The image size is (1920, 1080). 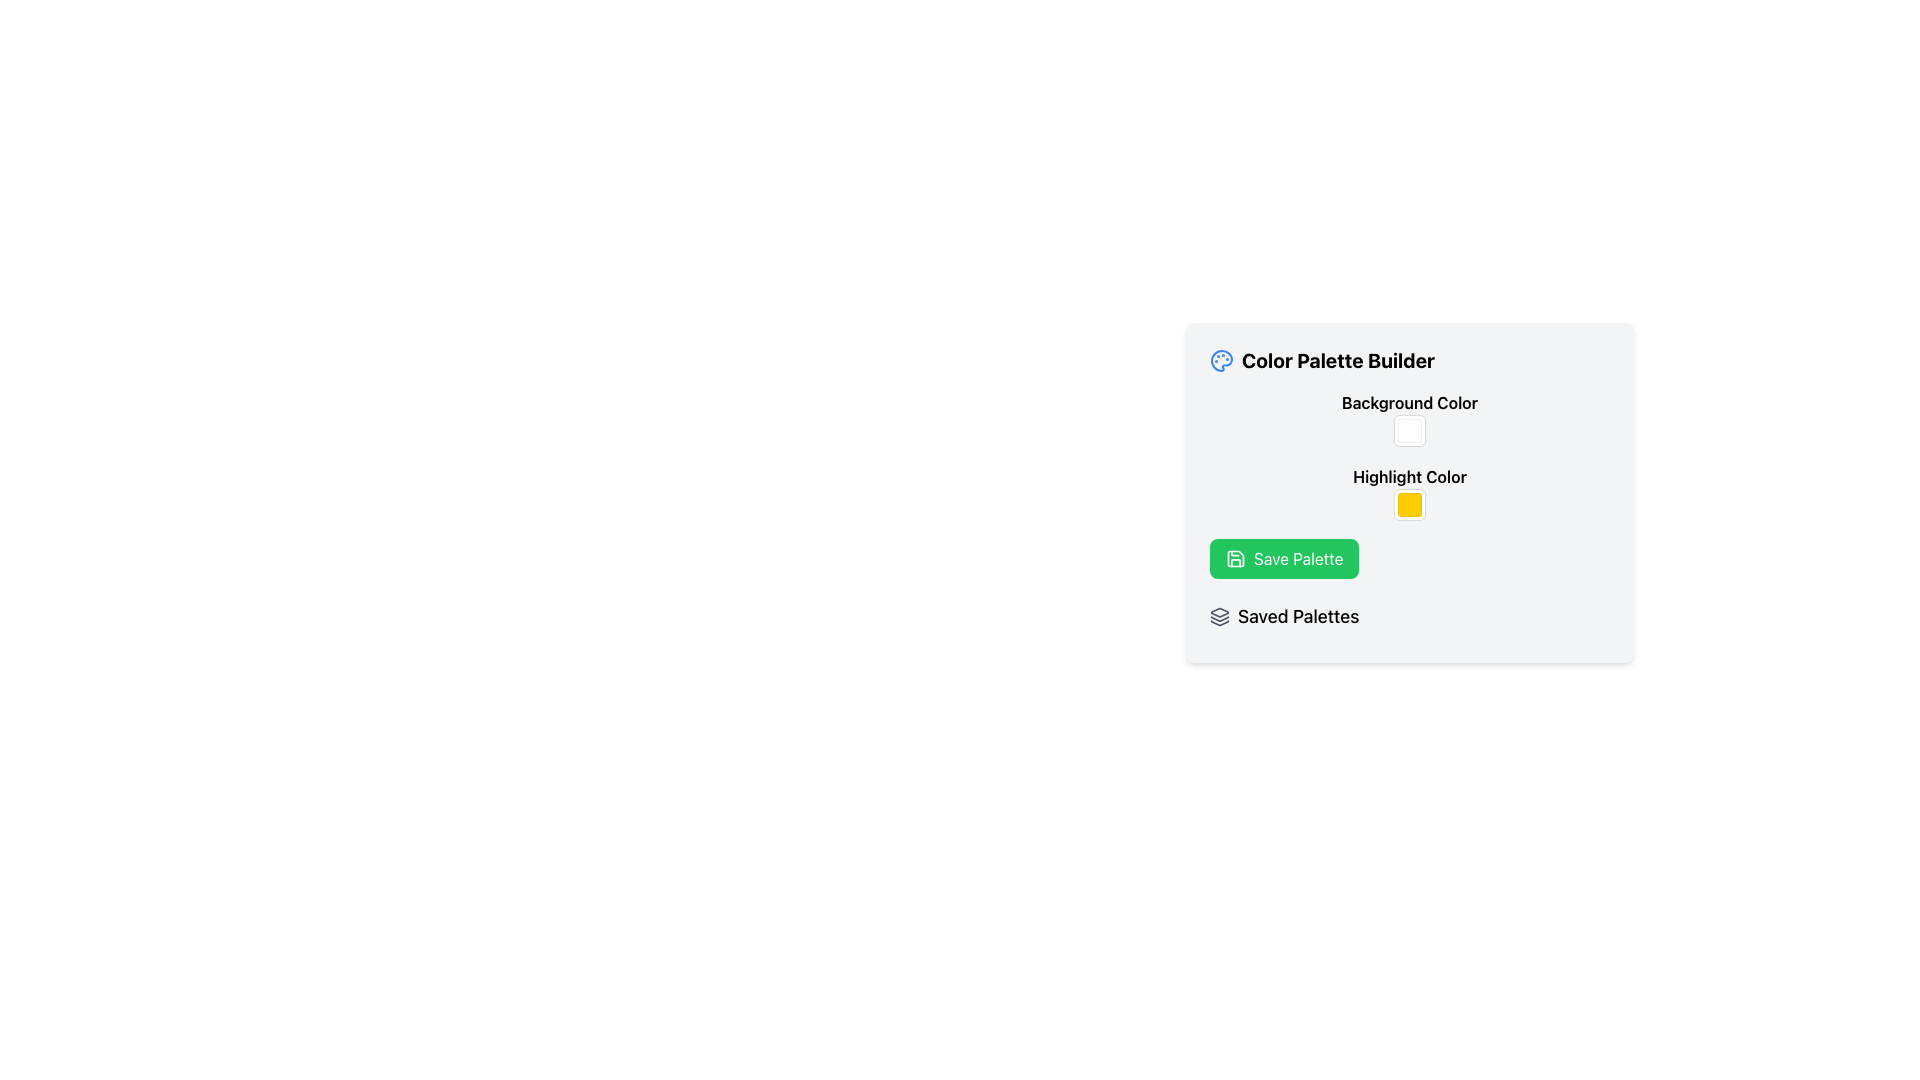 I want to click on the yellow color swatch of the second color picker labeled 'Highlight Color' in the 'Color Palette Builder' panel, so click(x=1409, y=493).